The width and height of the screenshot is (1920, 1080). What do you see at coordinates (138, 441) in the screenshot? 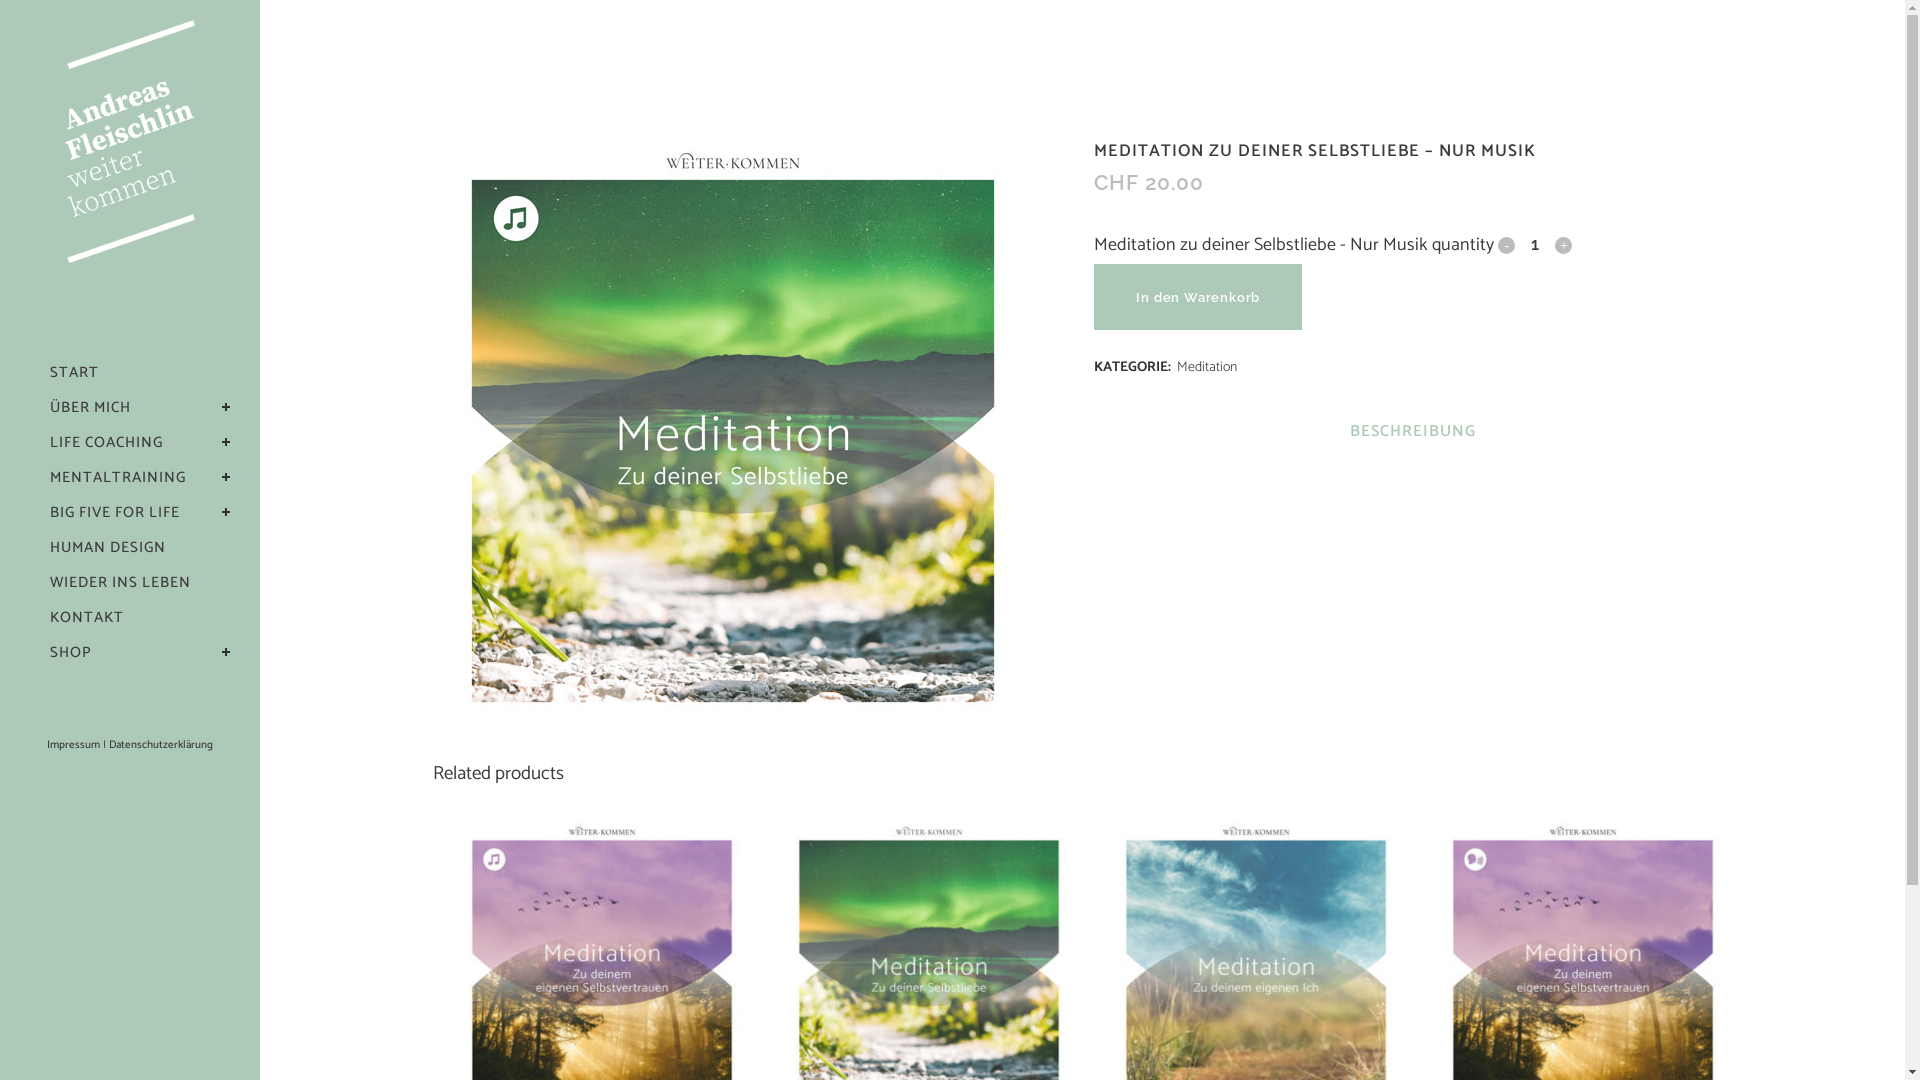
I see `'LIFE COACHING'` at bounding box center [138, 441].